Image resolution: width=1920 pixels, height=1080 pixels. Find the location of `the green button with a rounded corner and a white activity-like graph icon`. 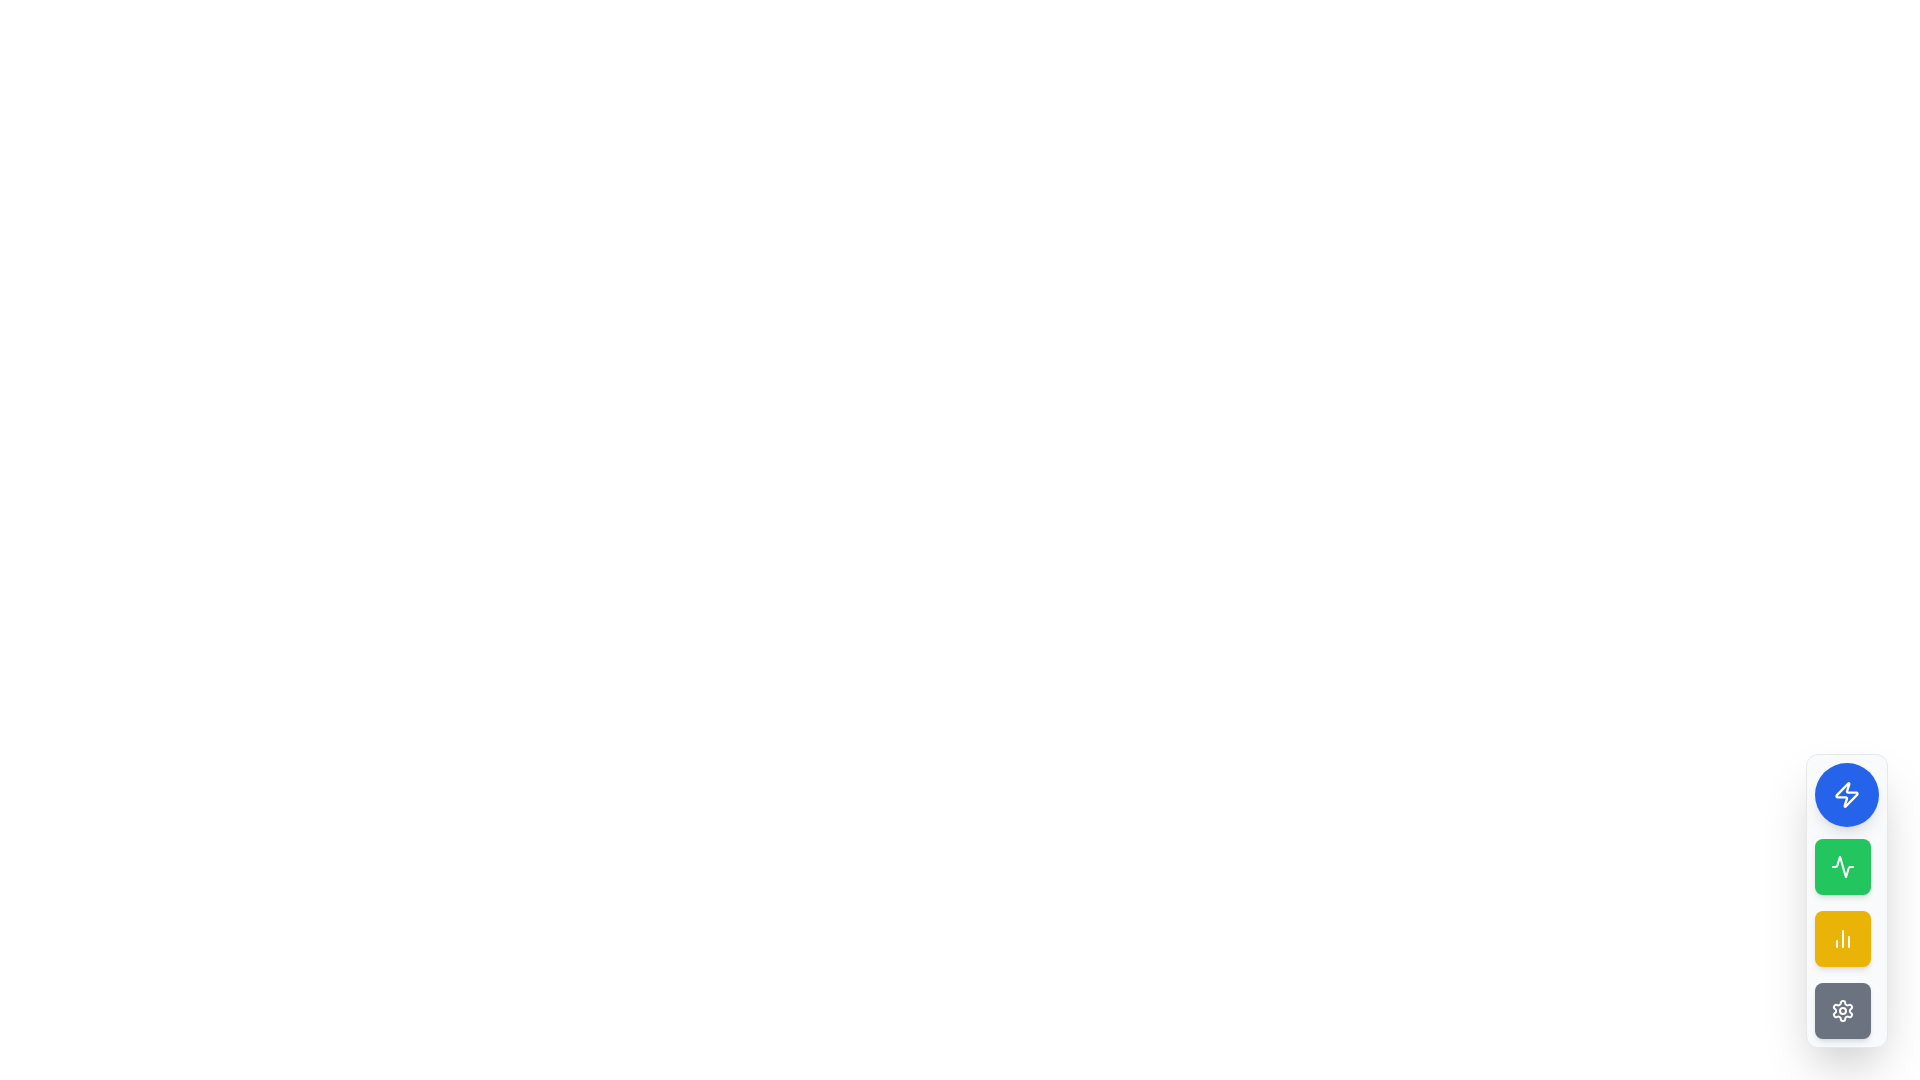

the green button with a rounded corner and a white activity-like graph icon is located at coordinates (1842, 866).